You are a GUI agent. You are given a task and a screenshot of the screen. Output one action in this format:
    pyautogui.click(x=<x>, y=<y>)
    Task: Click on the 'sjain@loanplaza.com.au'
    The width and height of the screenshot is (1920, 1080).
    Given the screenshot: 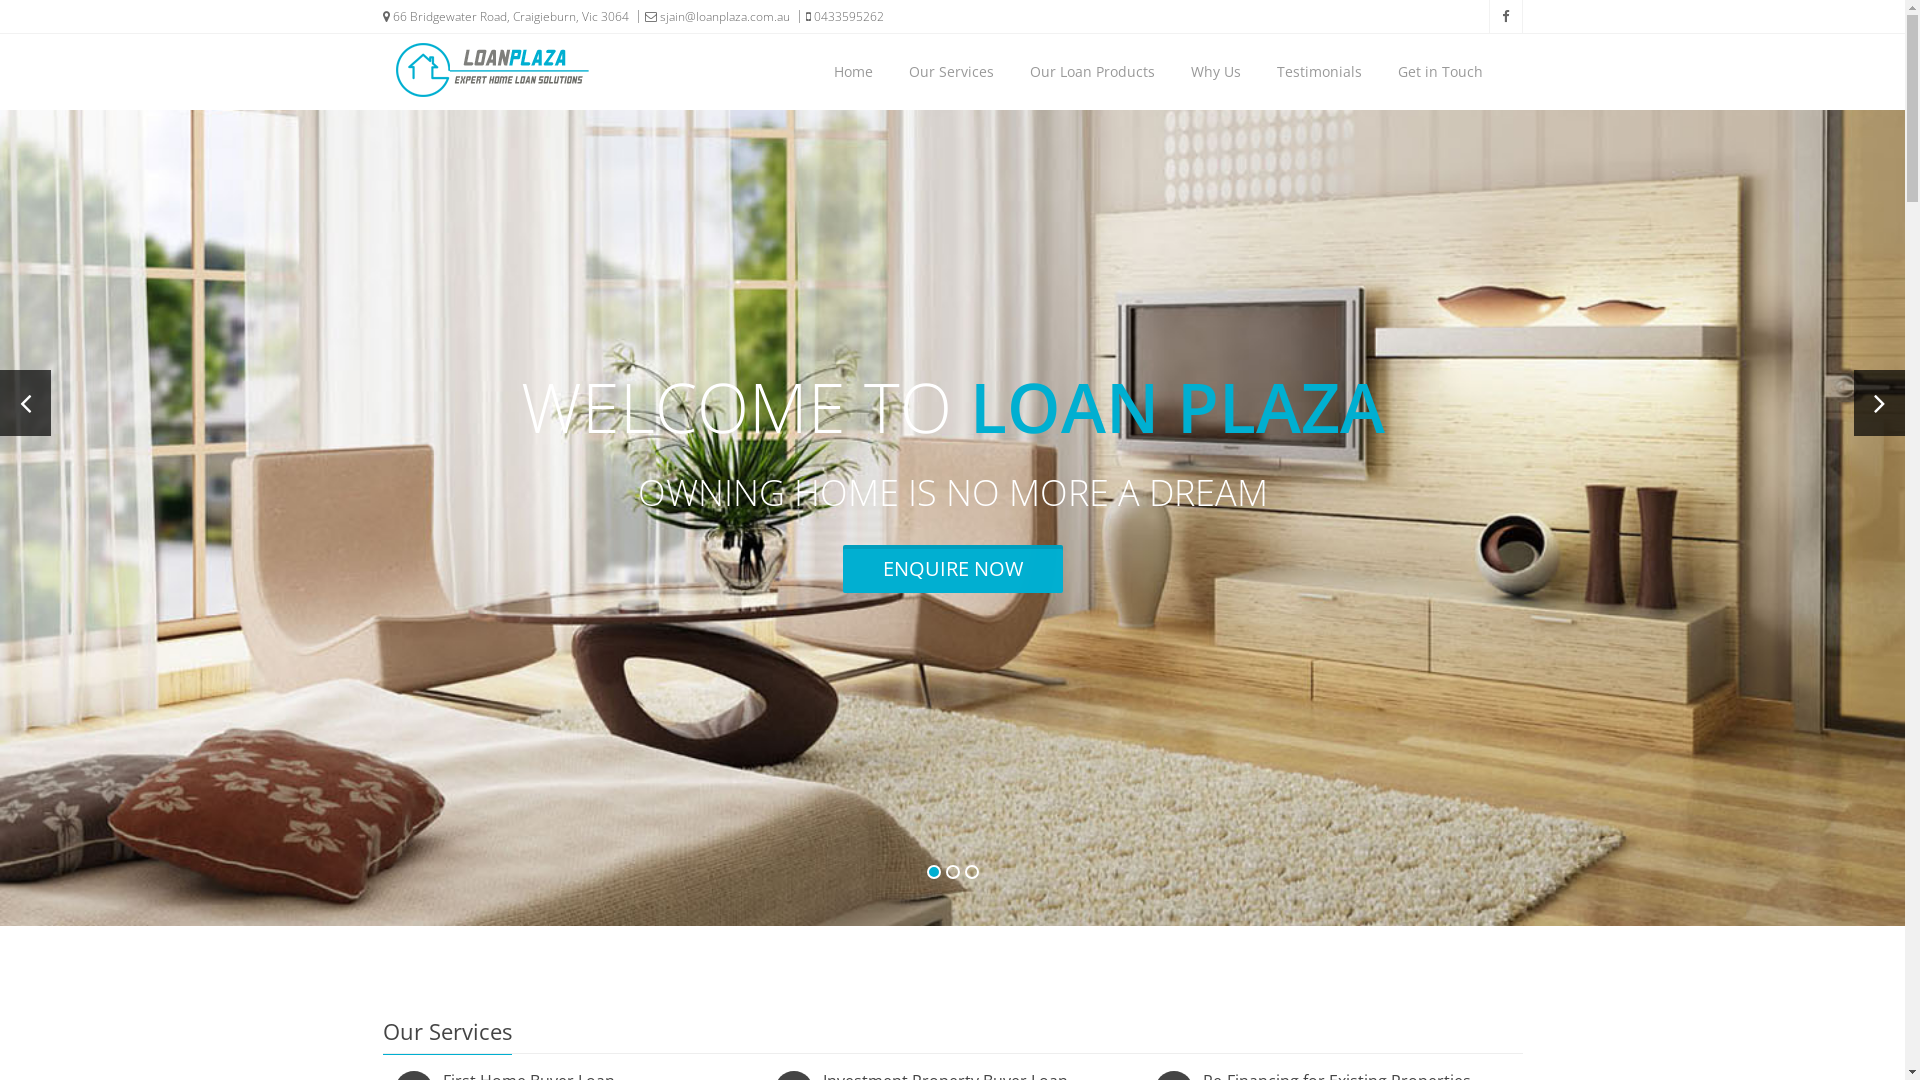 What is the action you would take?
    pyautogui.click(x=710, y=16)
    